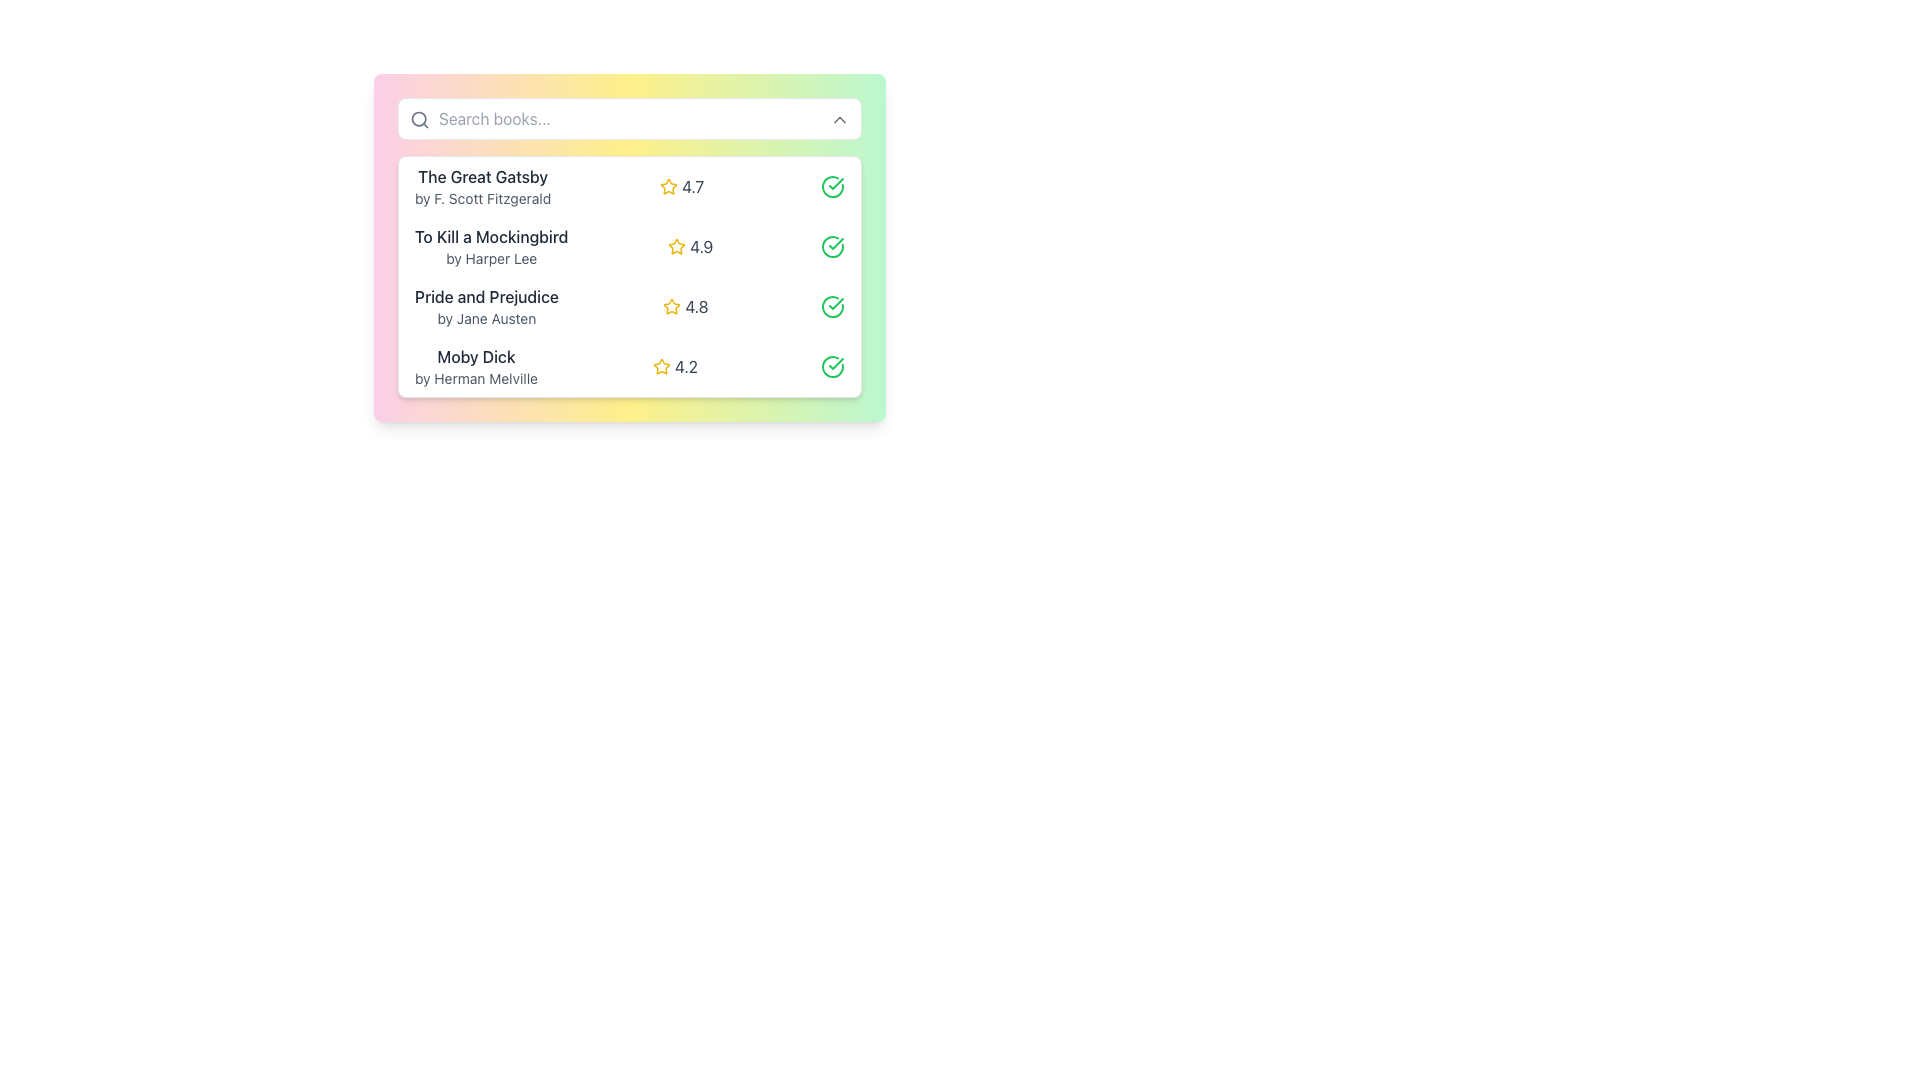 This screenshot has width=1920, height=1080. What do you see at coordinates (486, 307) in the screenshot?
I see `the text block titled 'Pride and Prejudice' to select it, which is the third item in a vertically arranged list in a rounded box` at bounding box center [486, 307].